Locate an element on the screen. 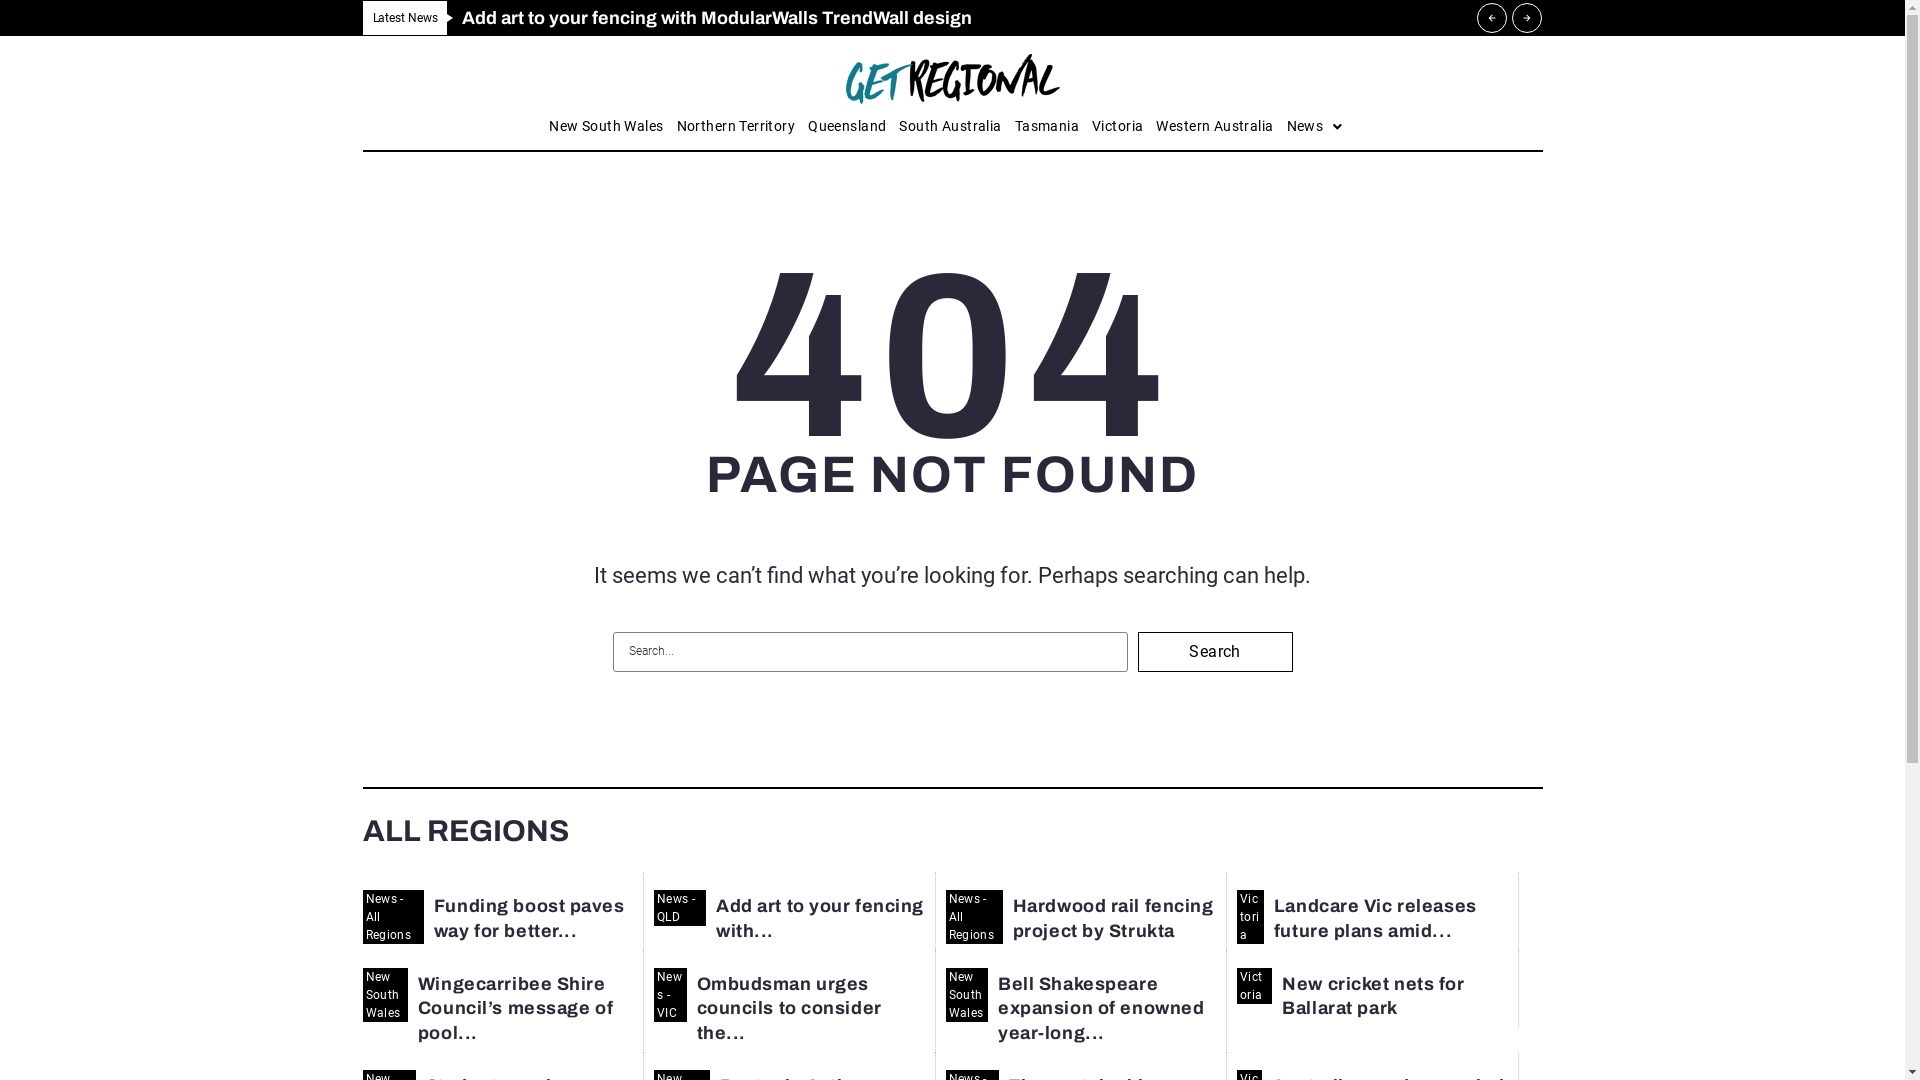 Image resolution: width=1920 pixels, height=1080 pixels. 'Tasmania' is located at coordinates (1014, 126).